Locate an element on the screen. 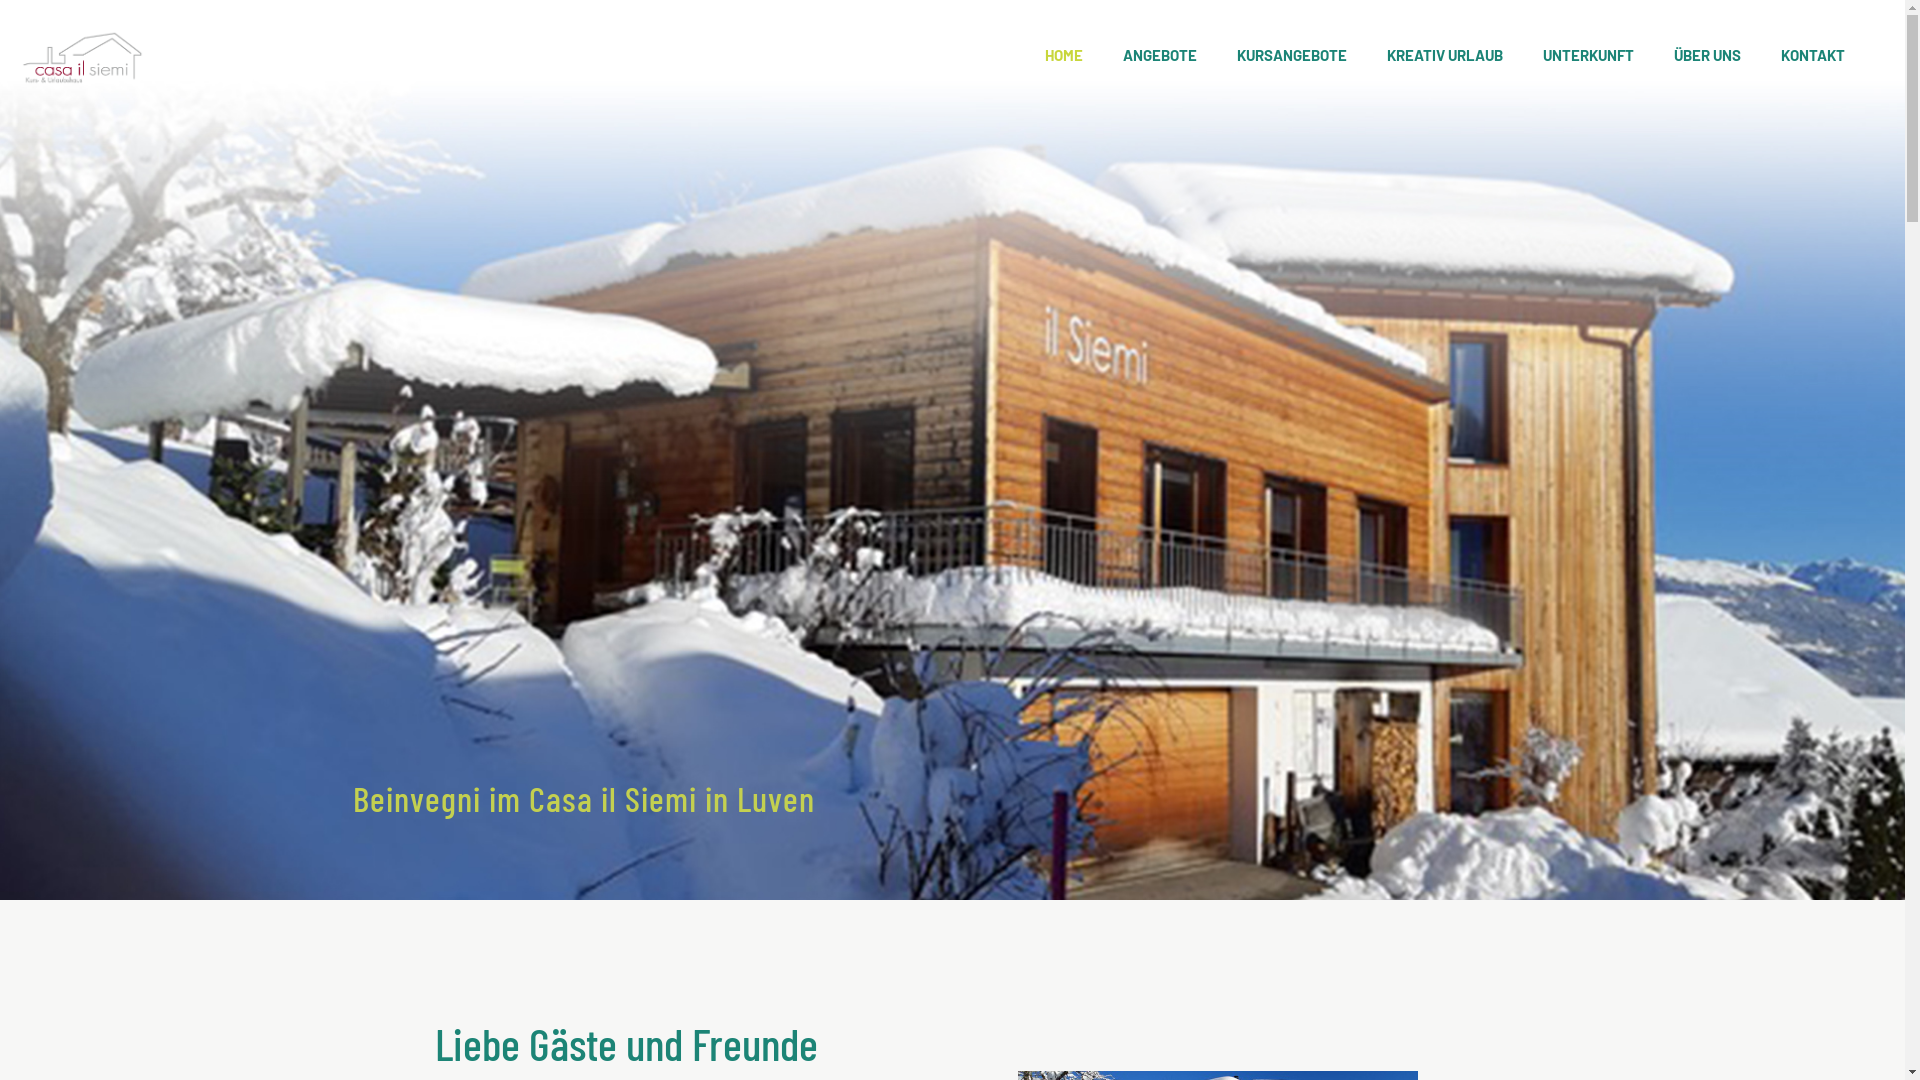 Image resolution: width=1920 pixels, height=1080 pixels. 'HOME' is located at coordinates (1063, 53).